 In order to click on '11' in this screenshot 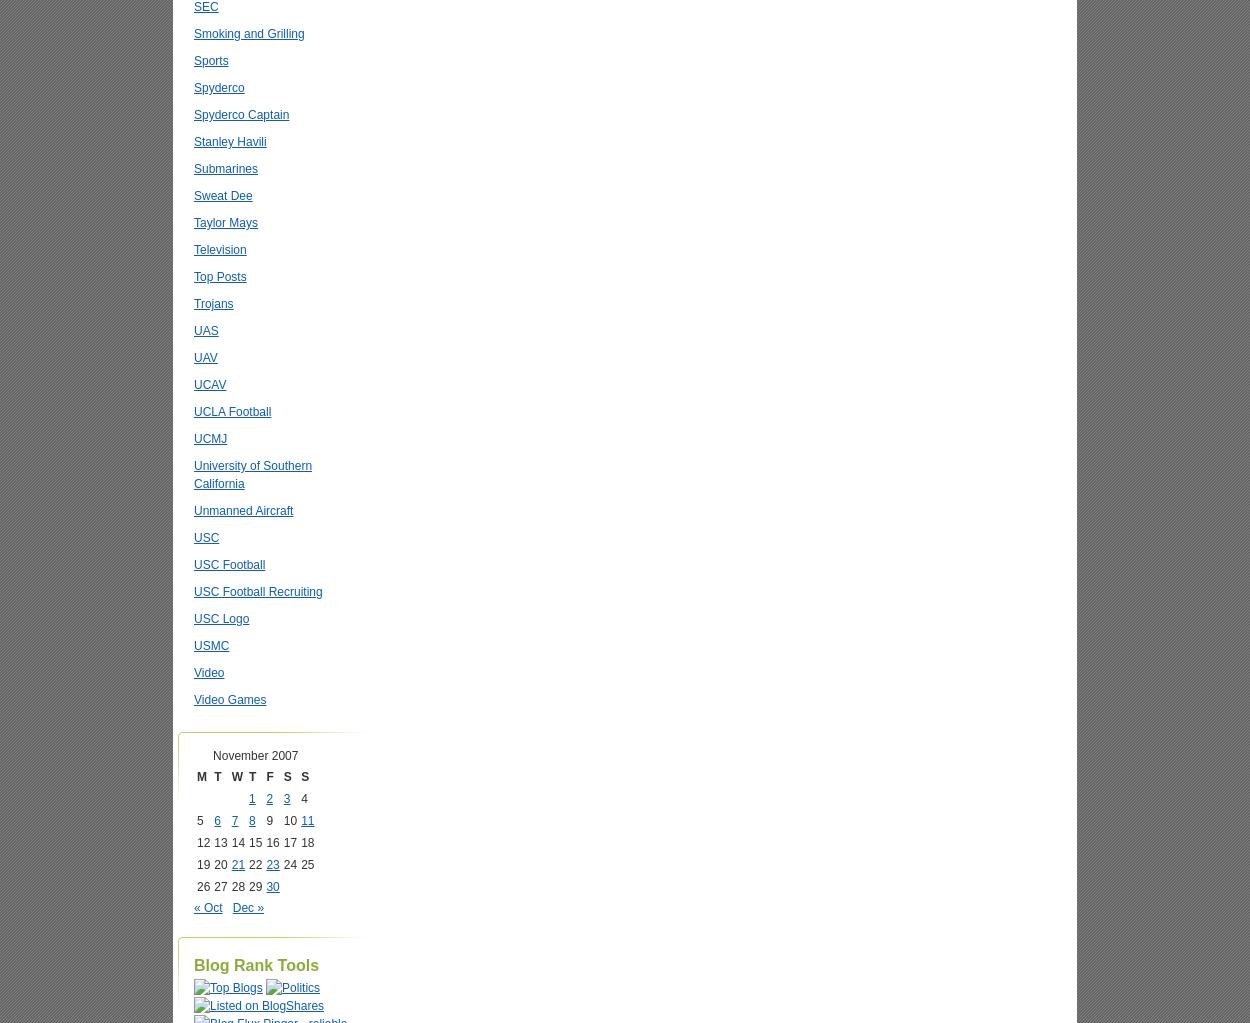, I will do `click(301, 820)`.